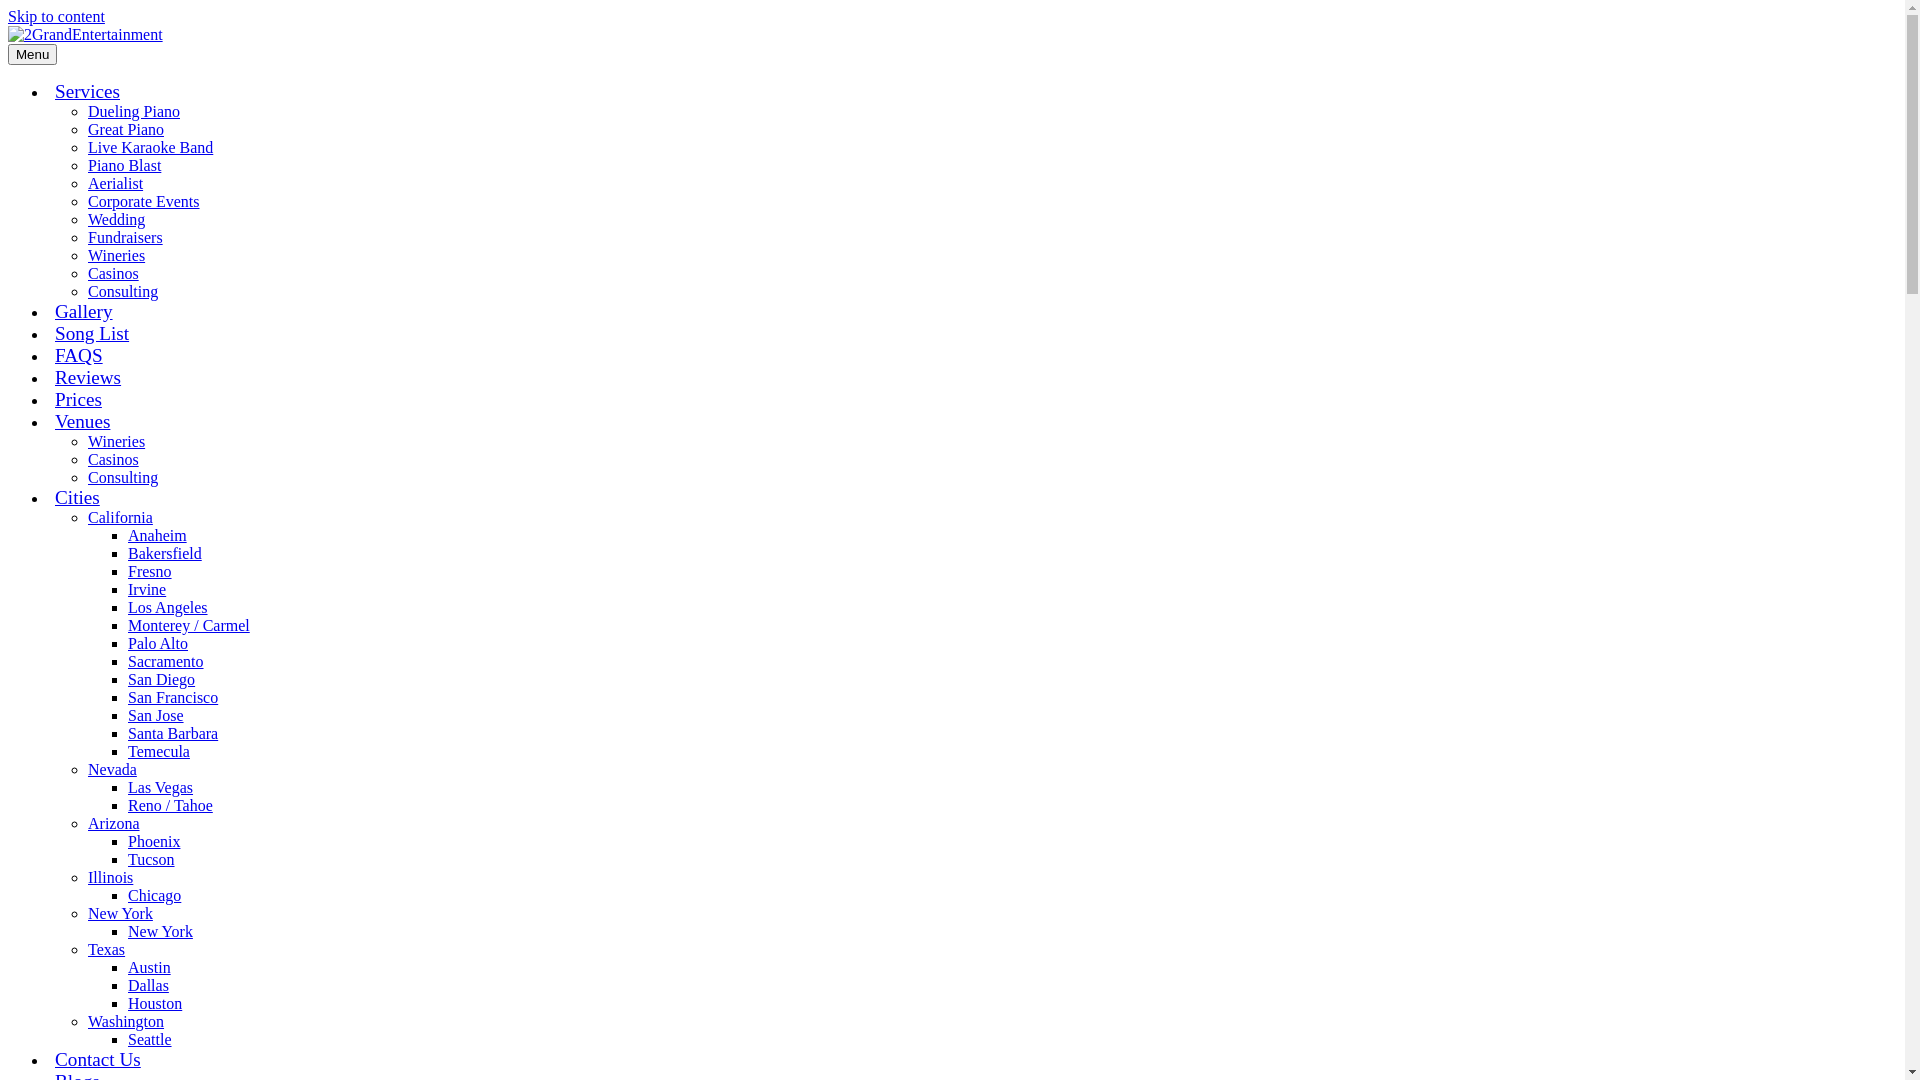 The height and width of the screenshot is (1080, 1920). Describe the element at coordinates (168, 606) in the screenshot. I see `'Los Angeles'` at that location.